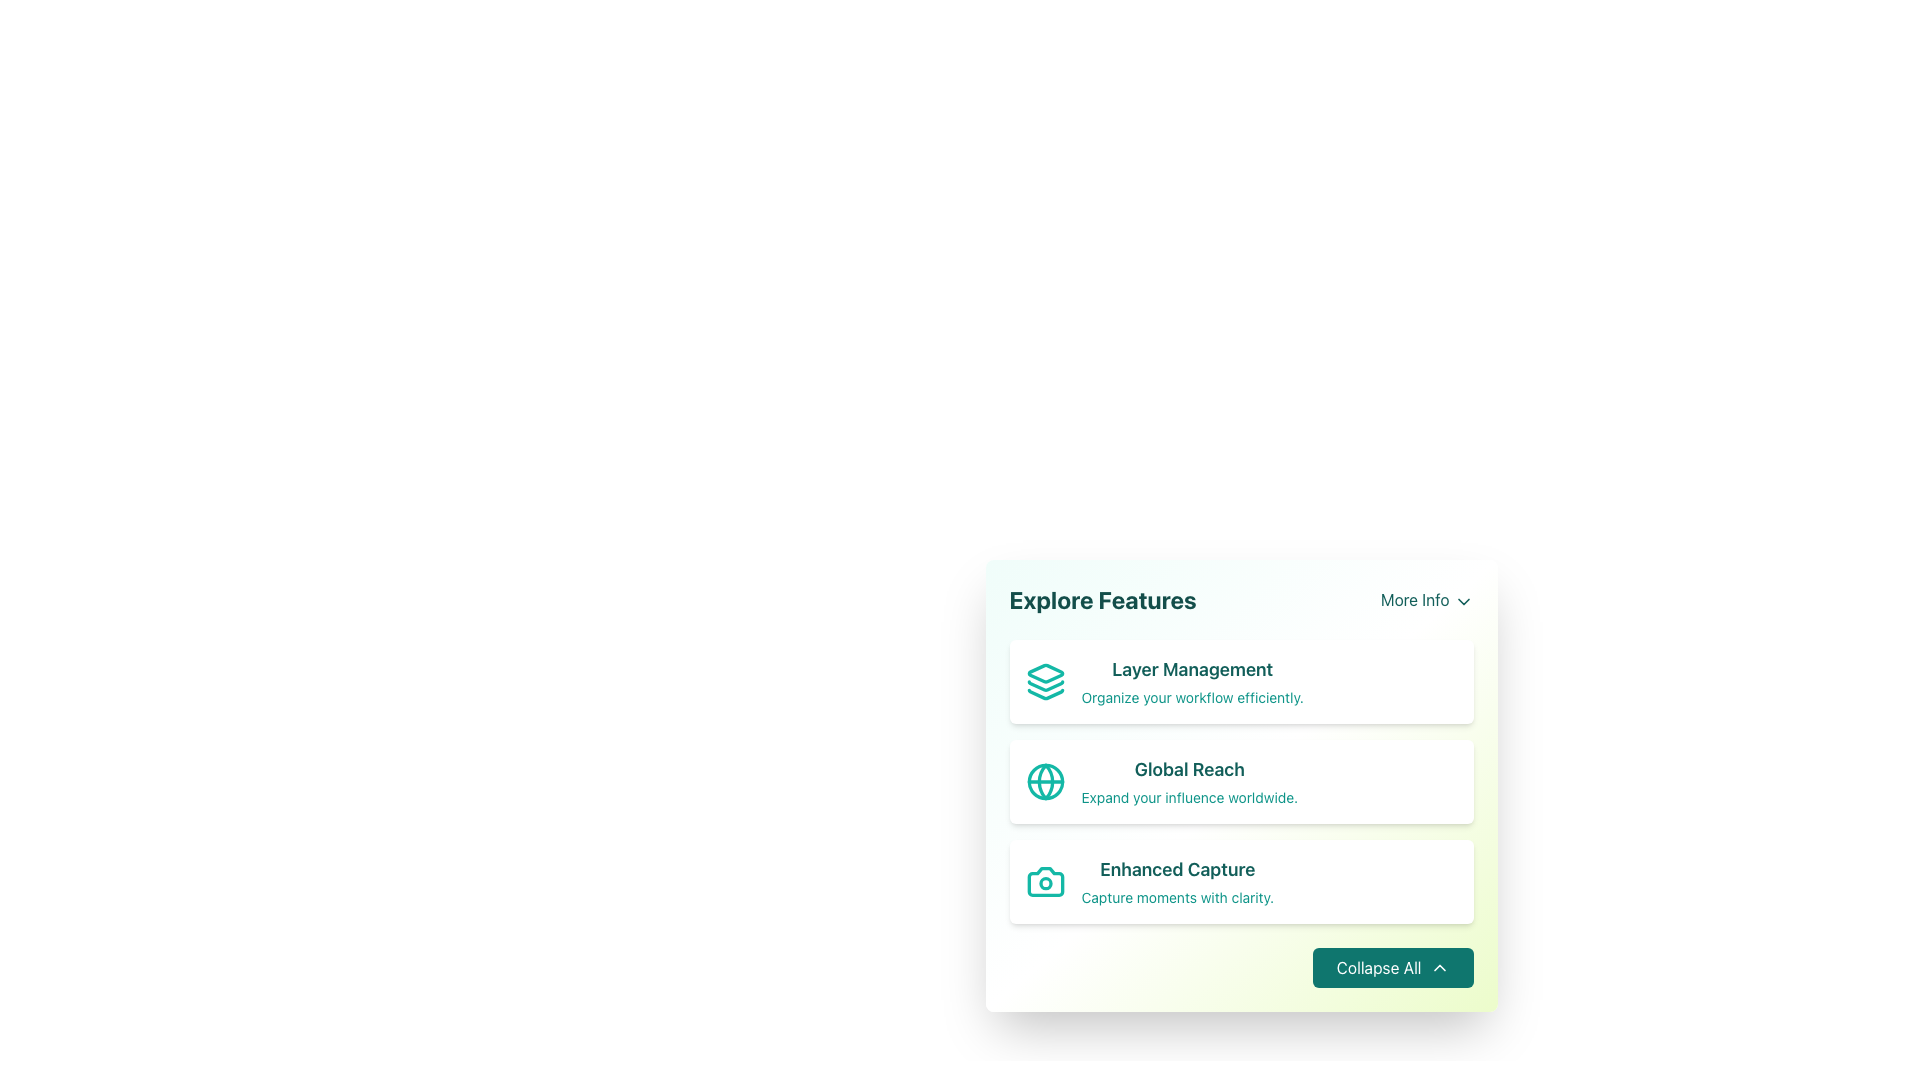 This screenshot has width=1920, height=1080. I want to click on the decorative circle element representing the camera's lens in the 'Enhanced Capture' section of the feature list, so click(1044, 882).